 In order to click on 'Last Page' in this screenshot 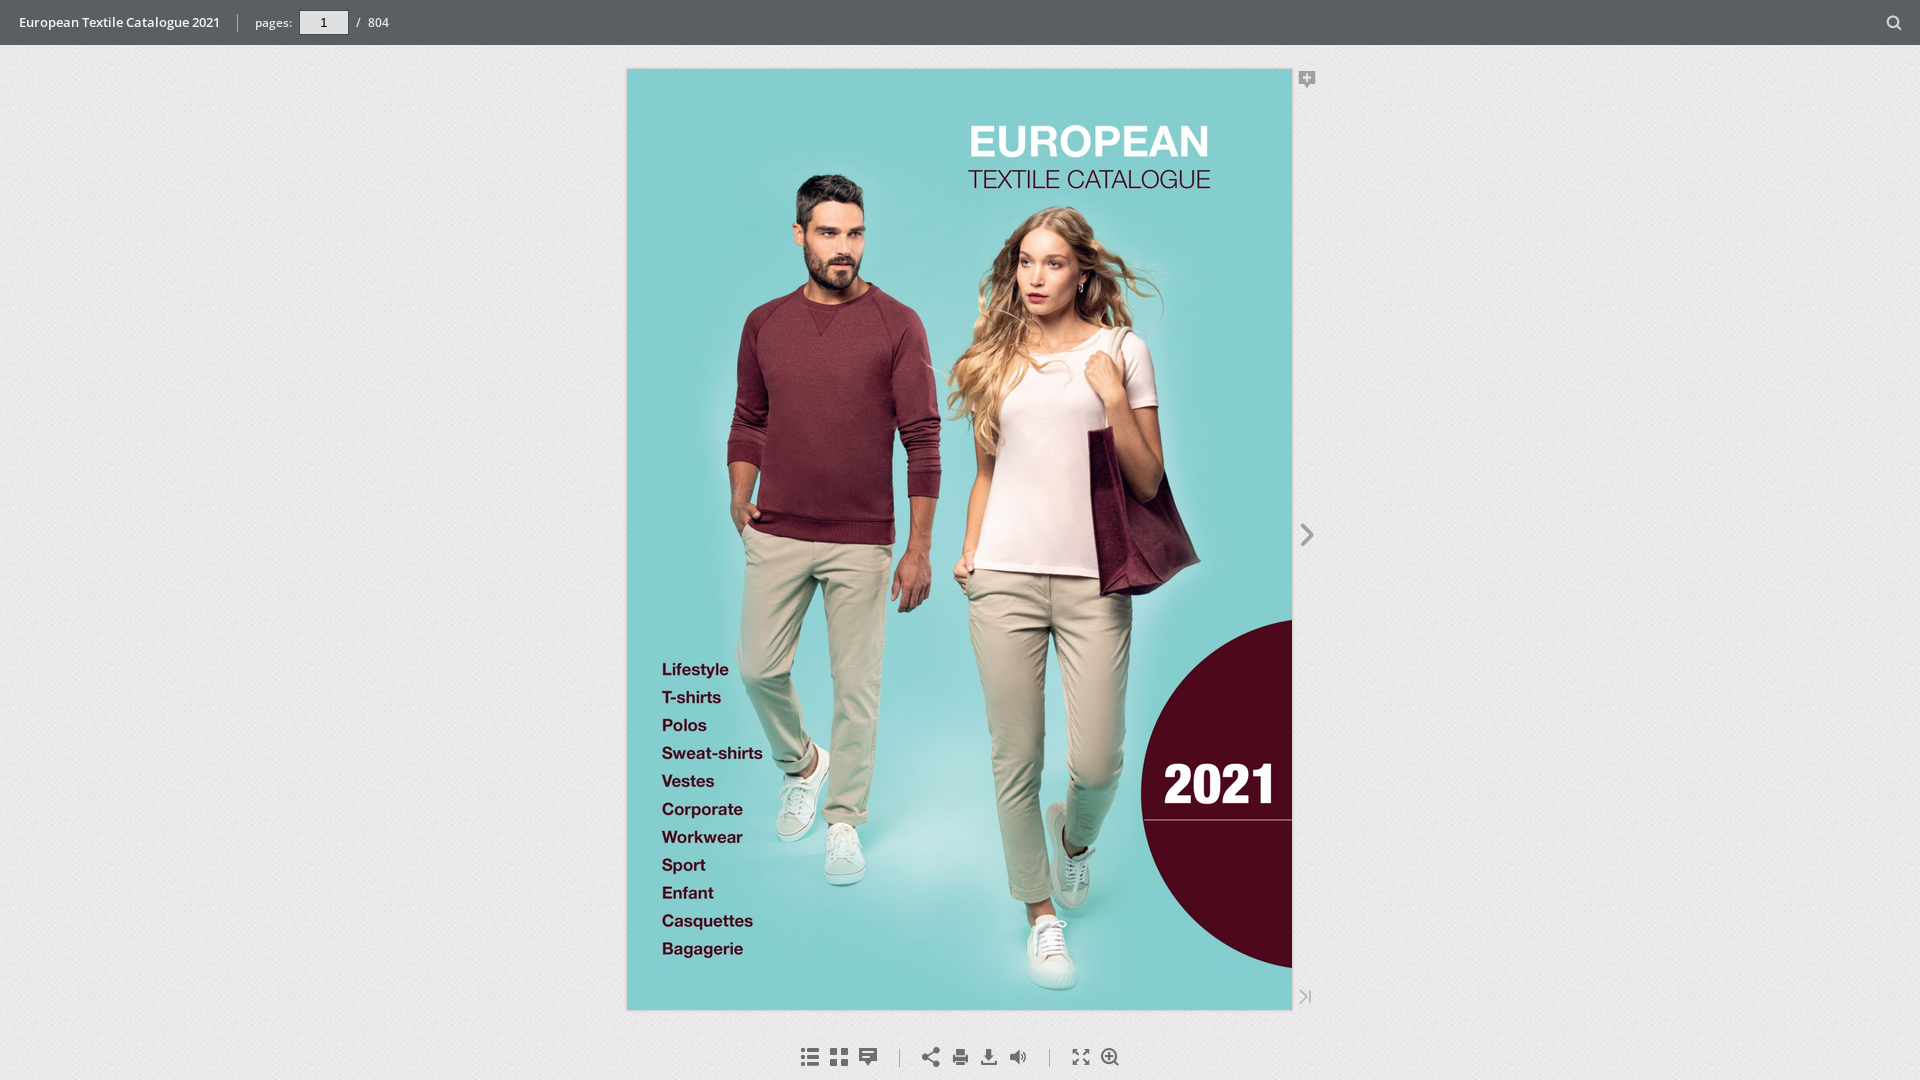, I will do `click(1305, 998)`.